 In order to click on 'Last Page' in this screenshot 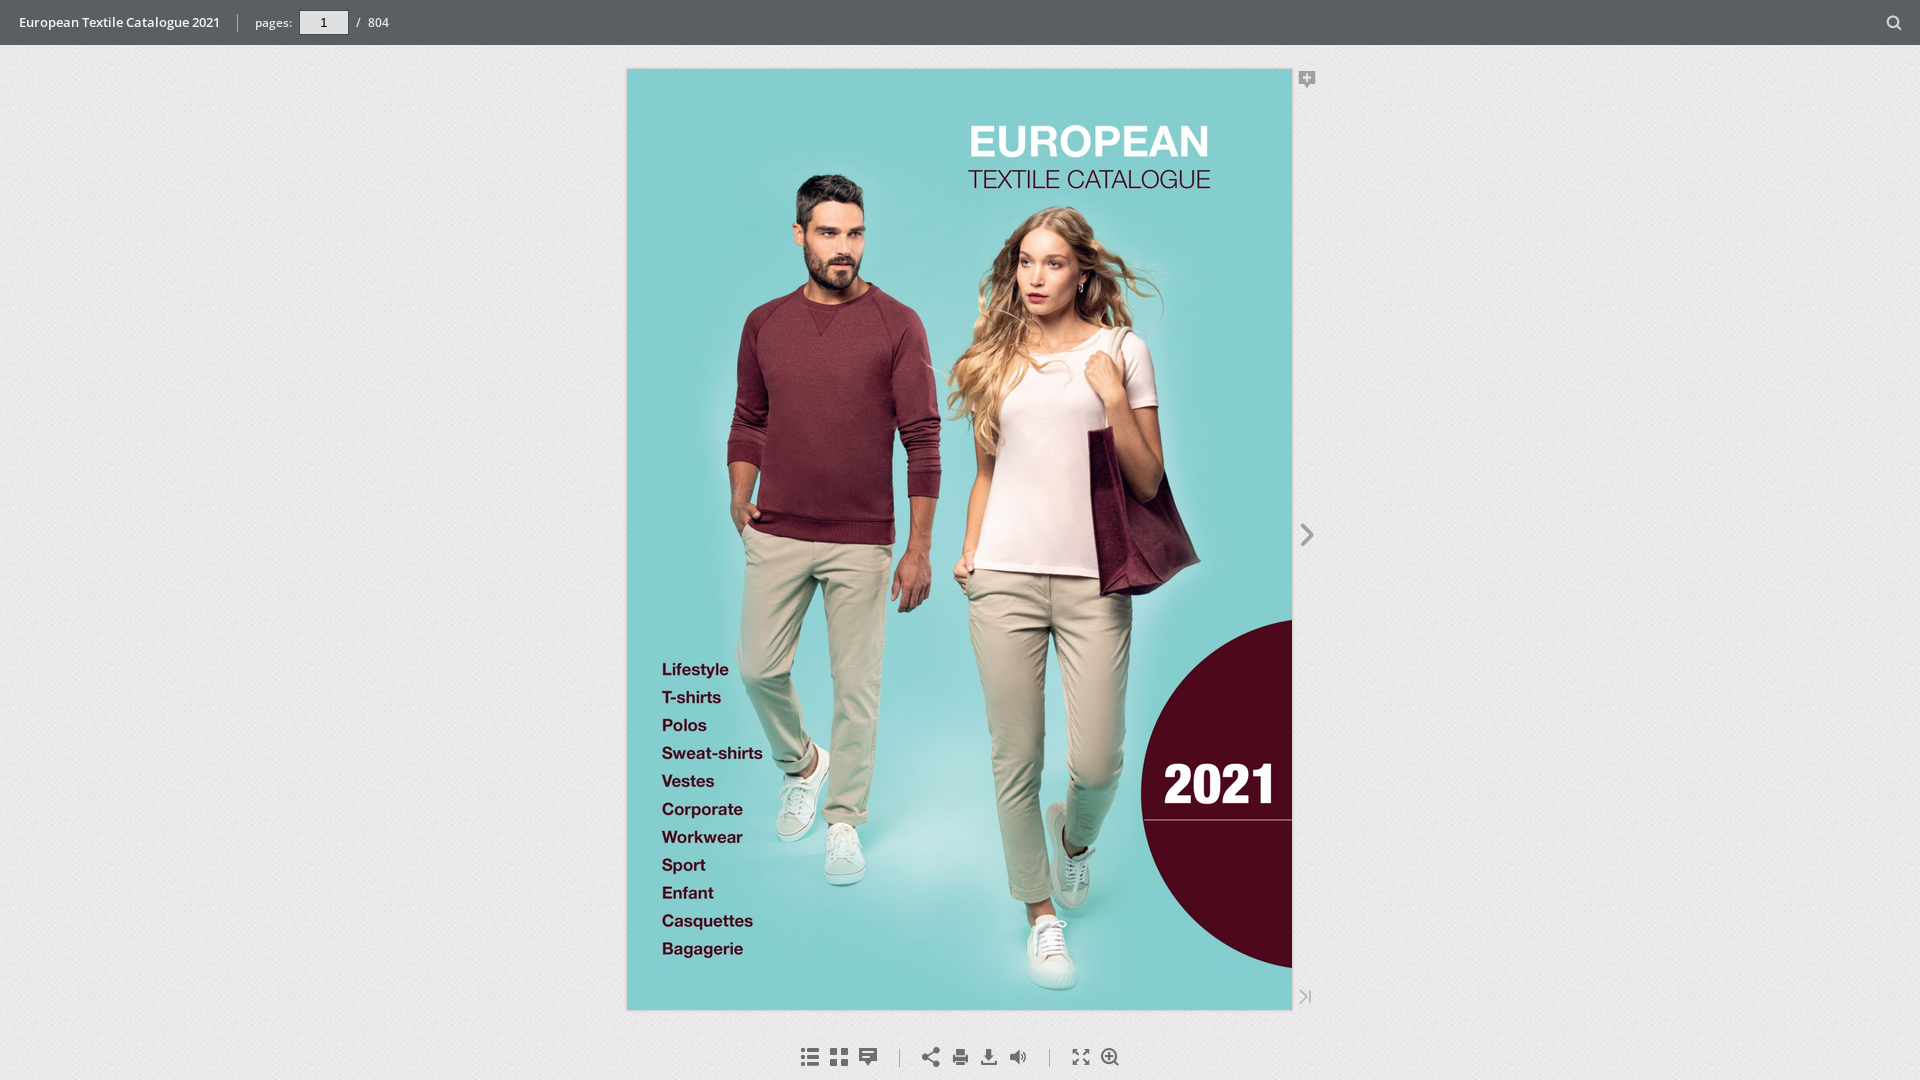, I will do `click(1305, 998)`.